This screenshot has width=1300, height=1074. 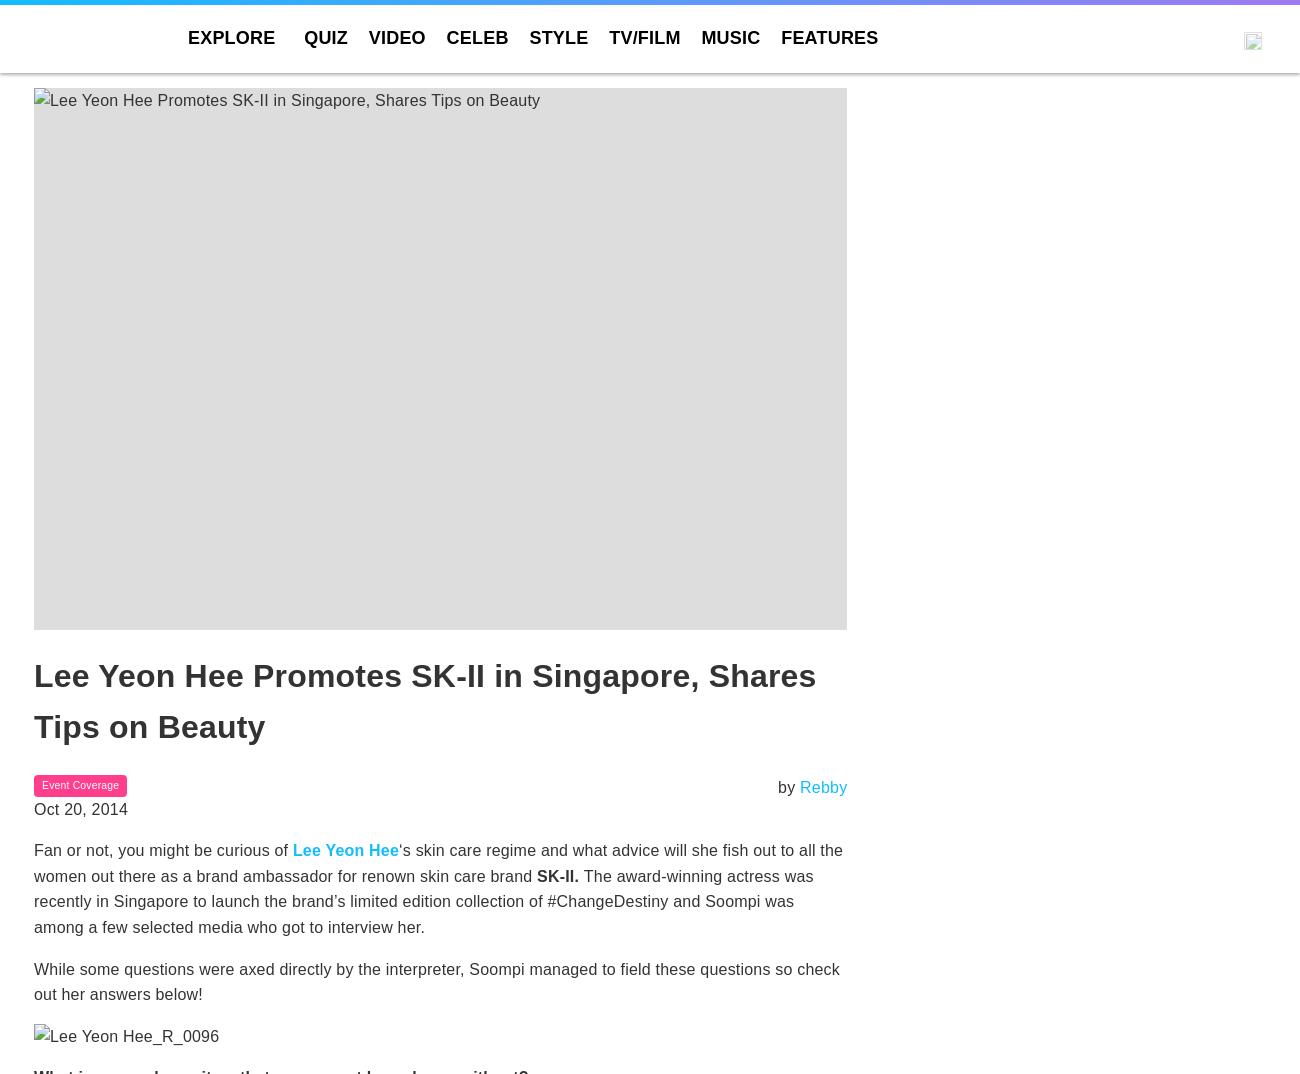 What do you see at coordinates (437, 861) in the screenshot?
I see `'‘s skin care regime and what advice will she fish out to all the women out there as a brand ambassador for renown skin care brand'` at bounding box center [437, 861].